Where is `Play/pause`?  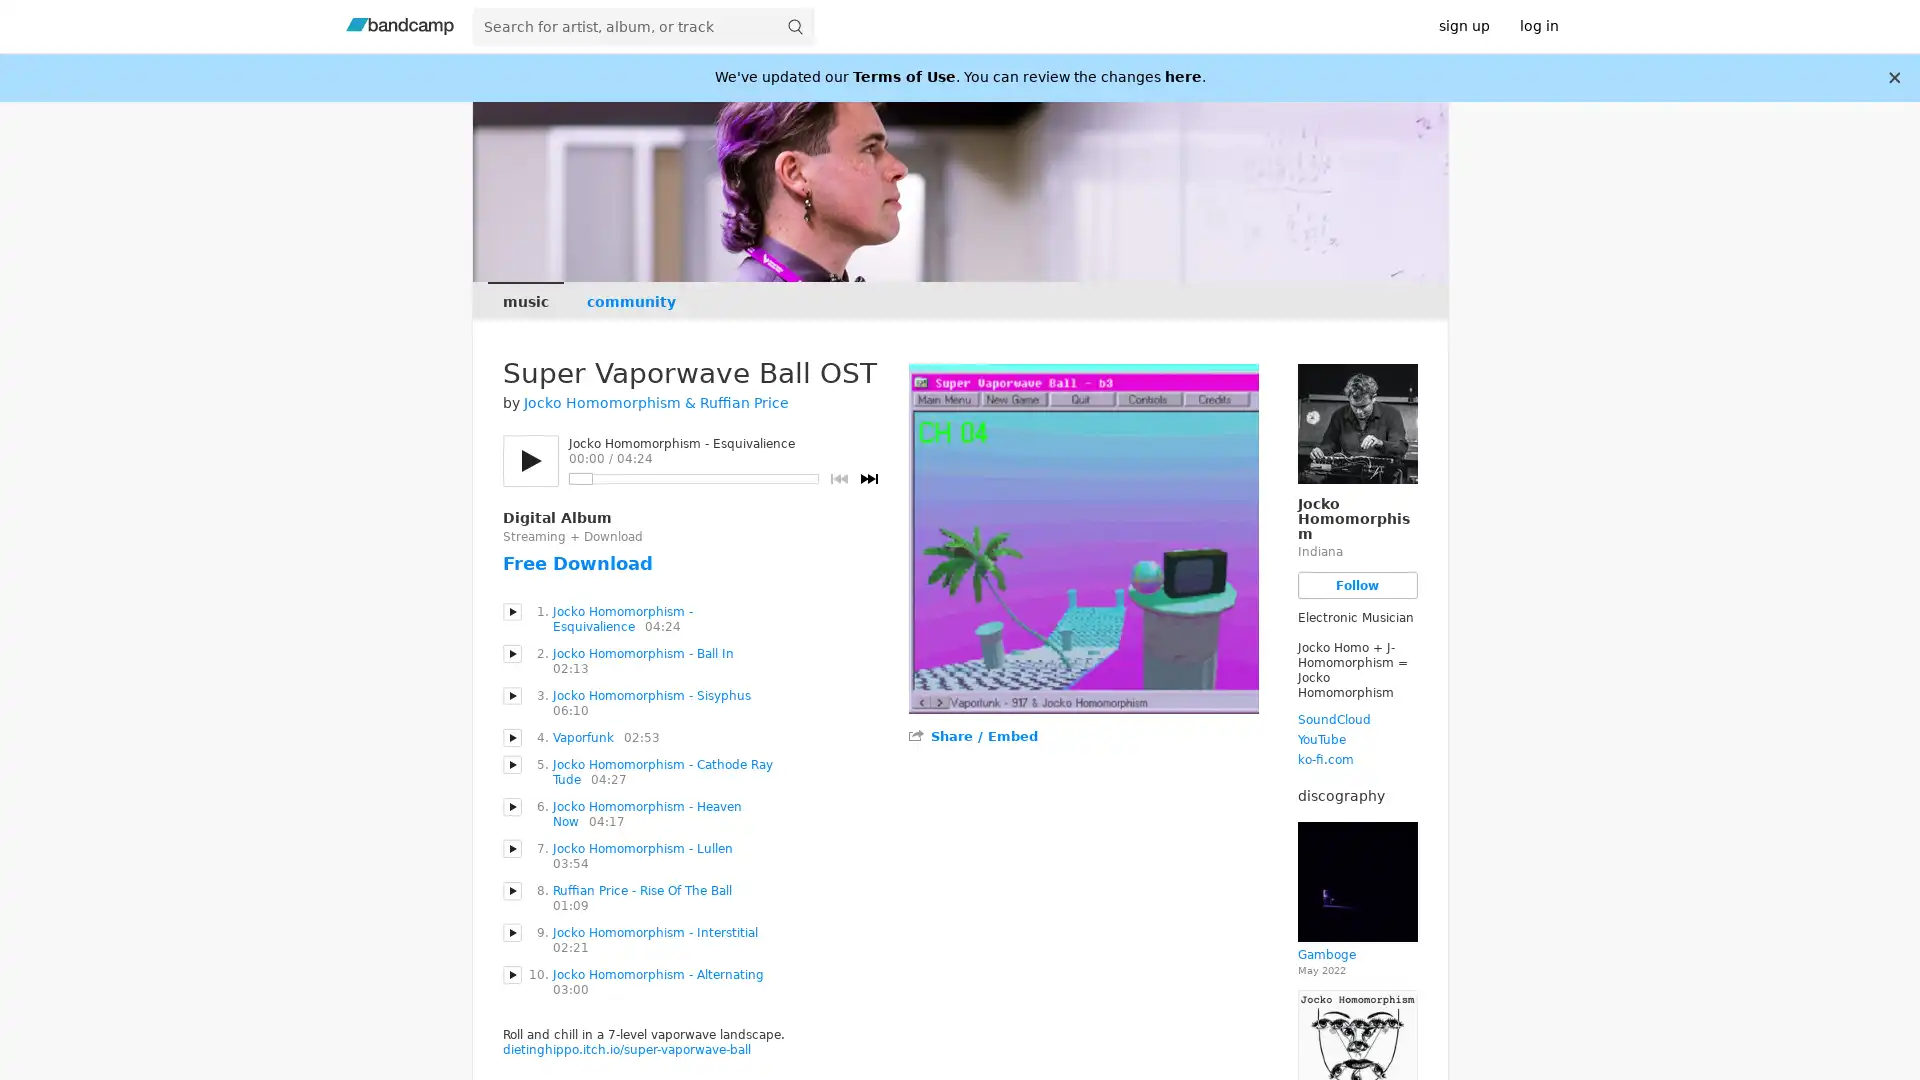
Play/pause is located at coordinates (529, 461).